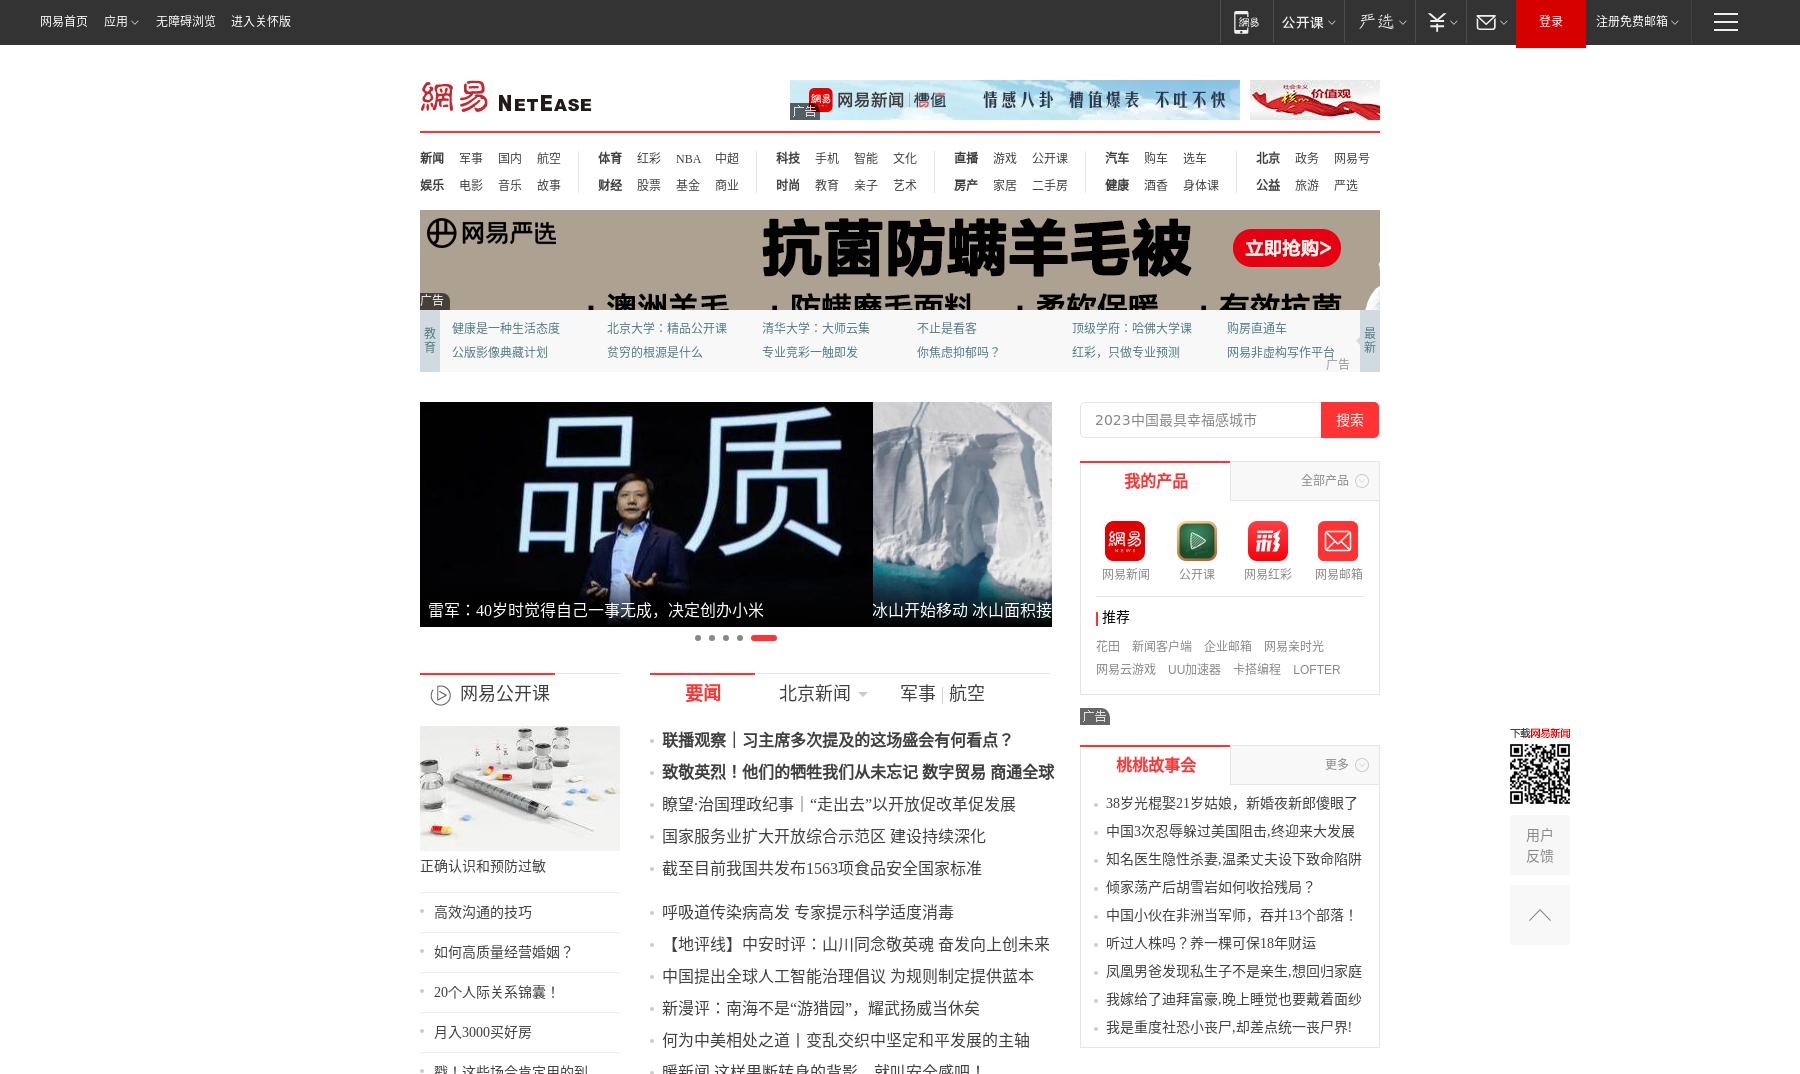  What do you see at coordinates (1224, 1022) in the screenshot?
I see `'我嫁给了迪拜富豪,晚上睡觉也要戴着面纱'` at bounding box center [1224, 1022].